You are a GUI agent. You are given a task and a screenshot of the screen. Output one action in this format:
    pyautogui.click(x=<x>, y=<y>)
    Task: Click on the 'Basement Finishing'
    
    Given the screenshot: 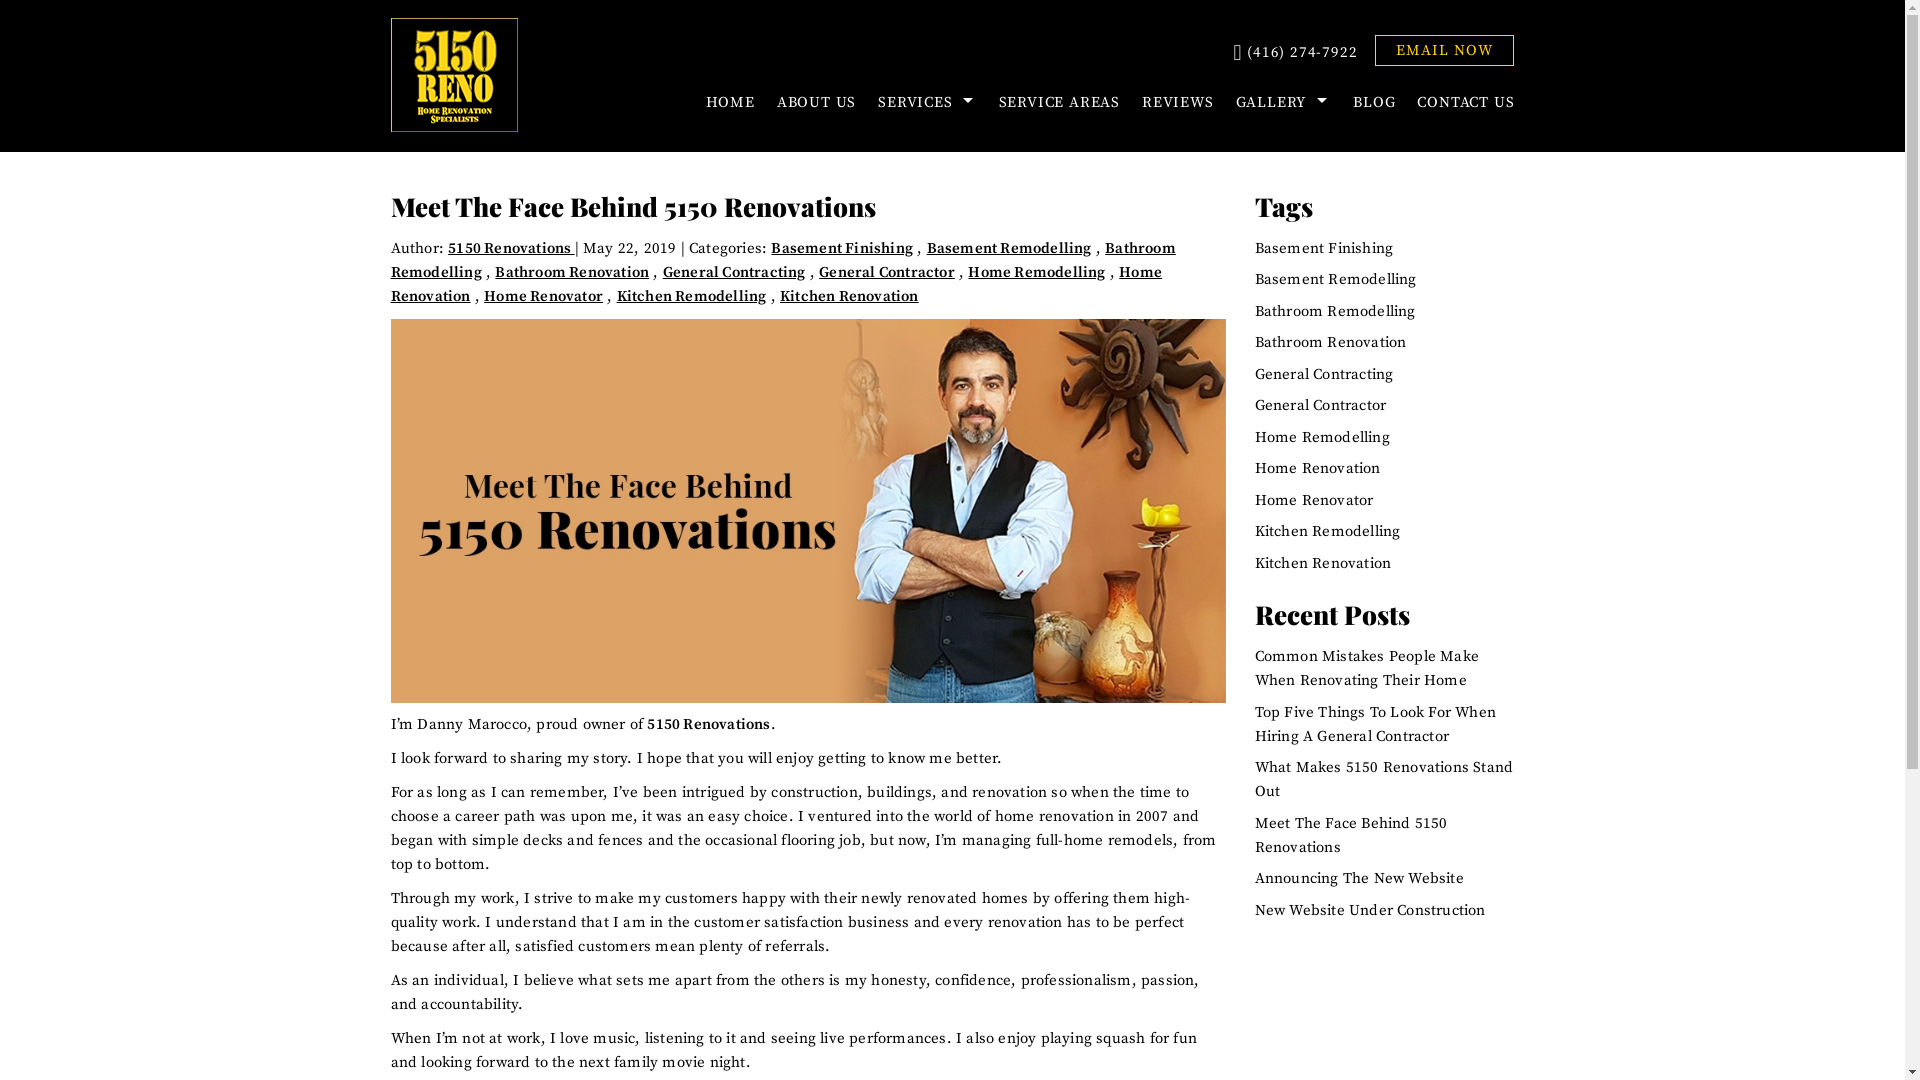 What is the action you would take?
    pyautogui.click(x=841, y=247)
    